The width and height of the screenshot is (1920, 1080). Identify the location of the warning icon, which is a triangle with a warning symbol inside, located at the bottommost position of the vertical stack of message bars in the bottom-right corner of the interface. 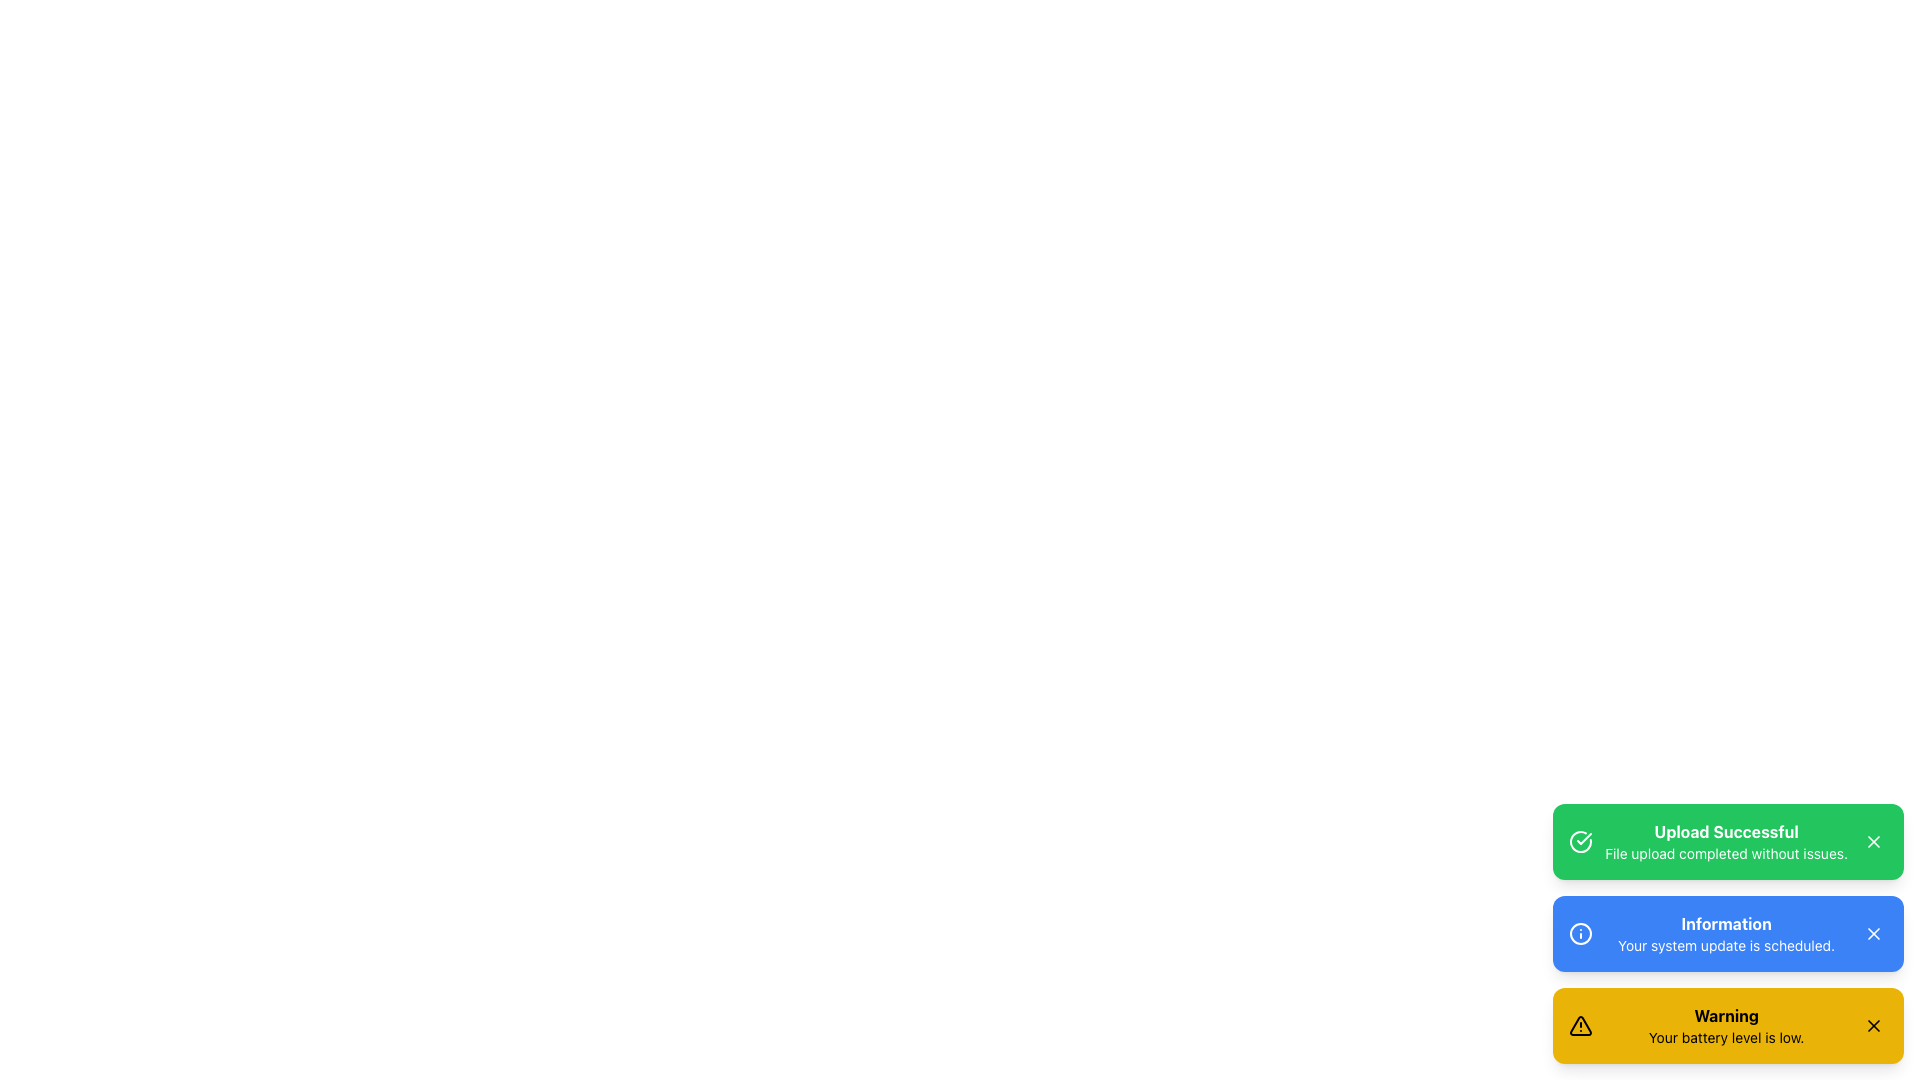
(1580, 1026).